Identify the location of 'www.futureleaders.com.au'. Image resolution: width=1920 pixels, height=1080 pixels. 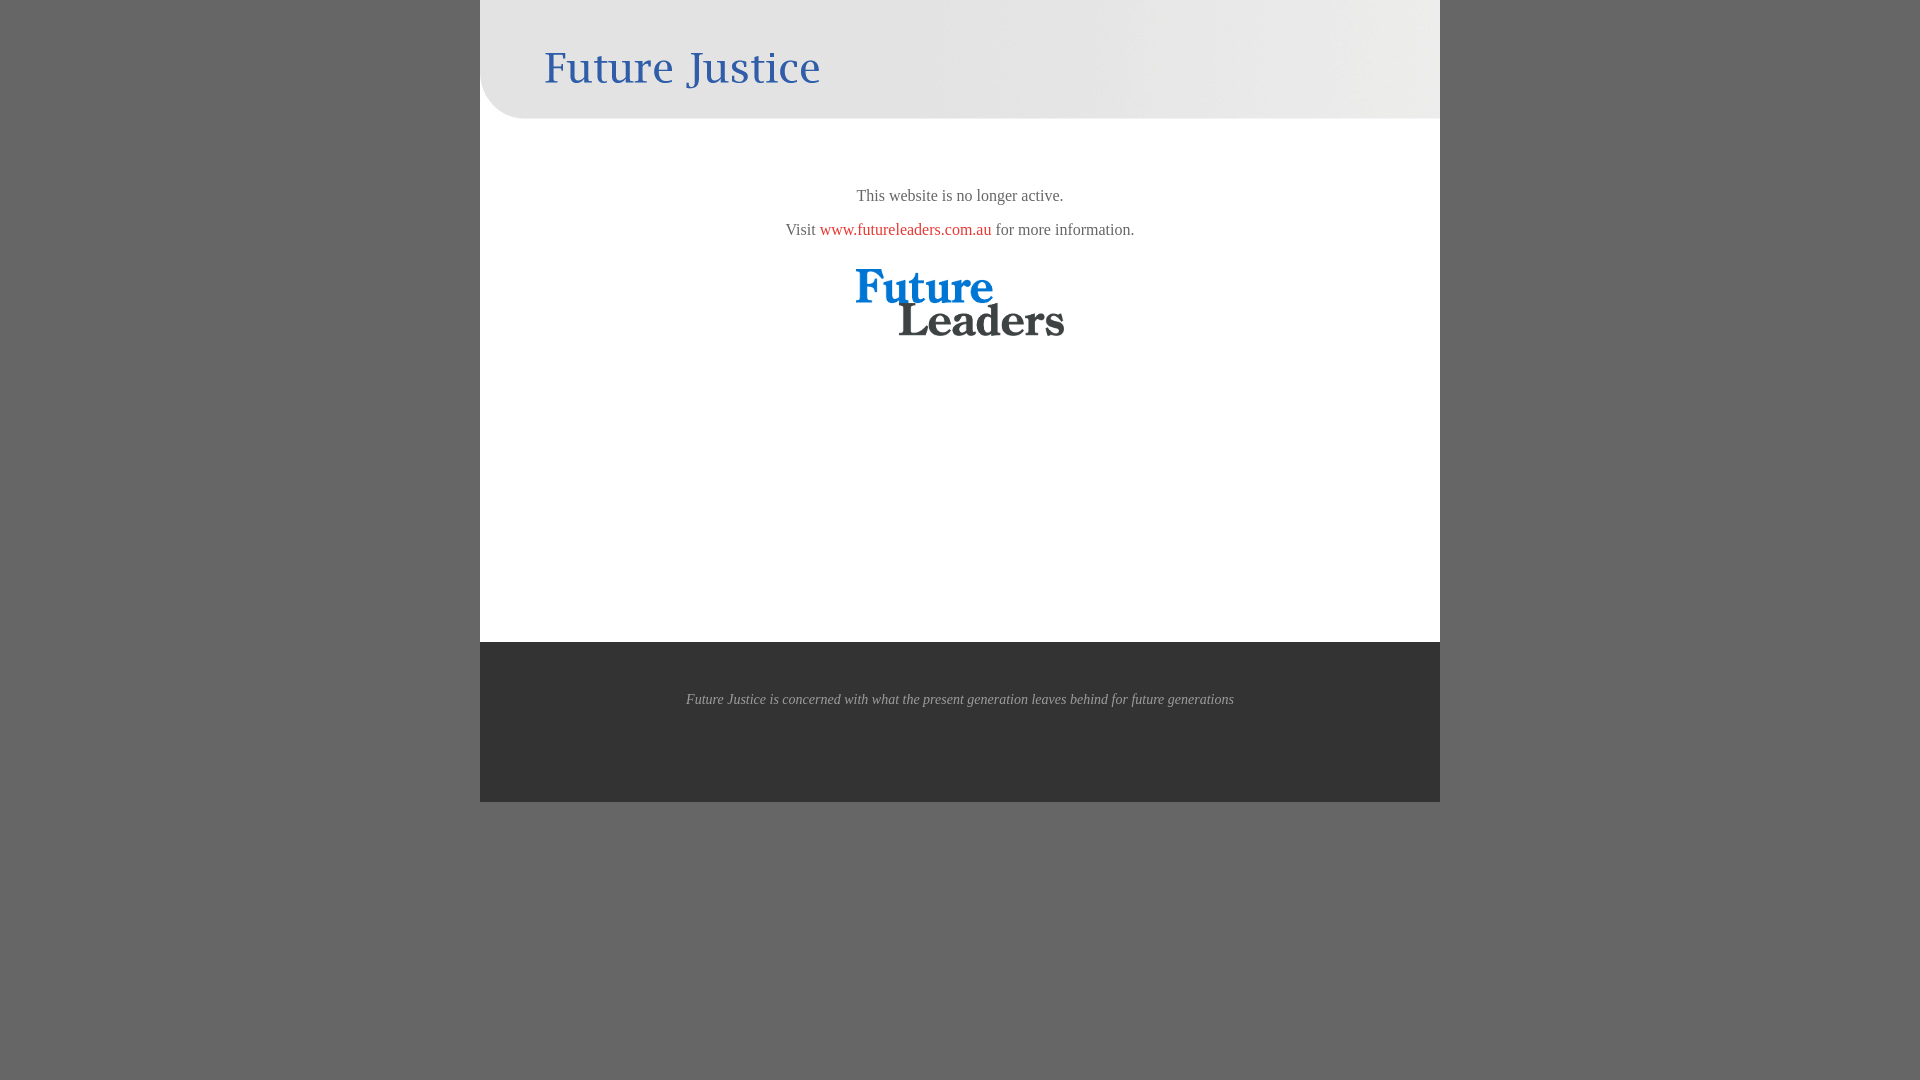
(905, 228).